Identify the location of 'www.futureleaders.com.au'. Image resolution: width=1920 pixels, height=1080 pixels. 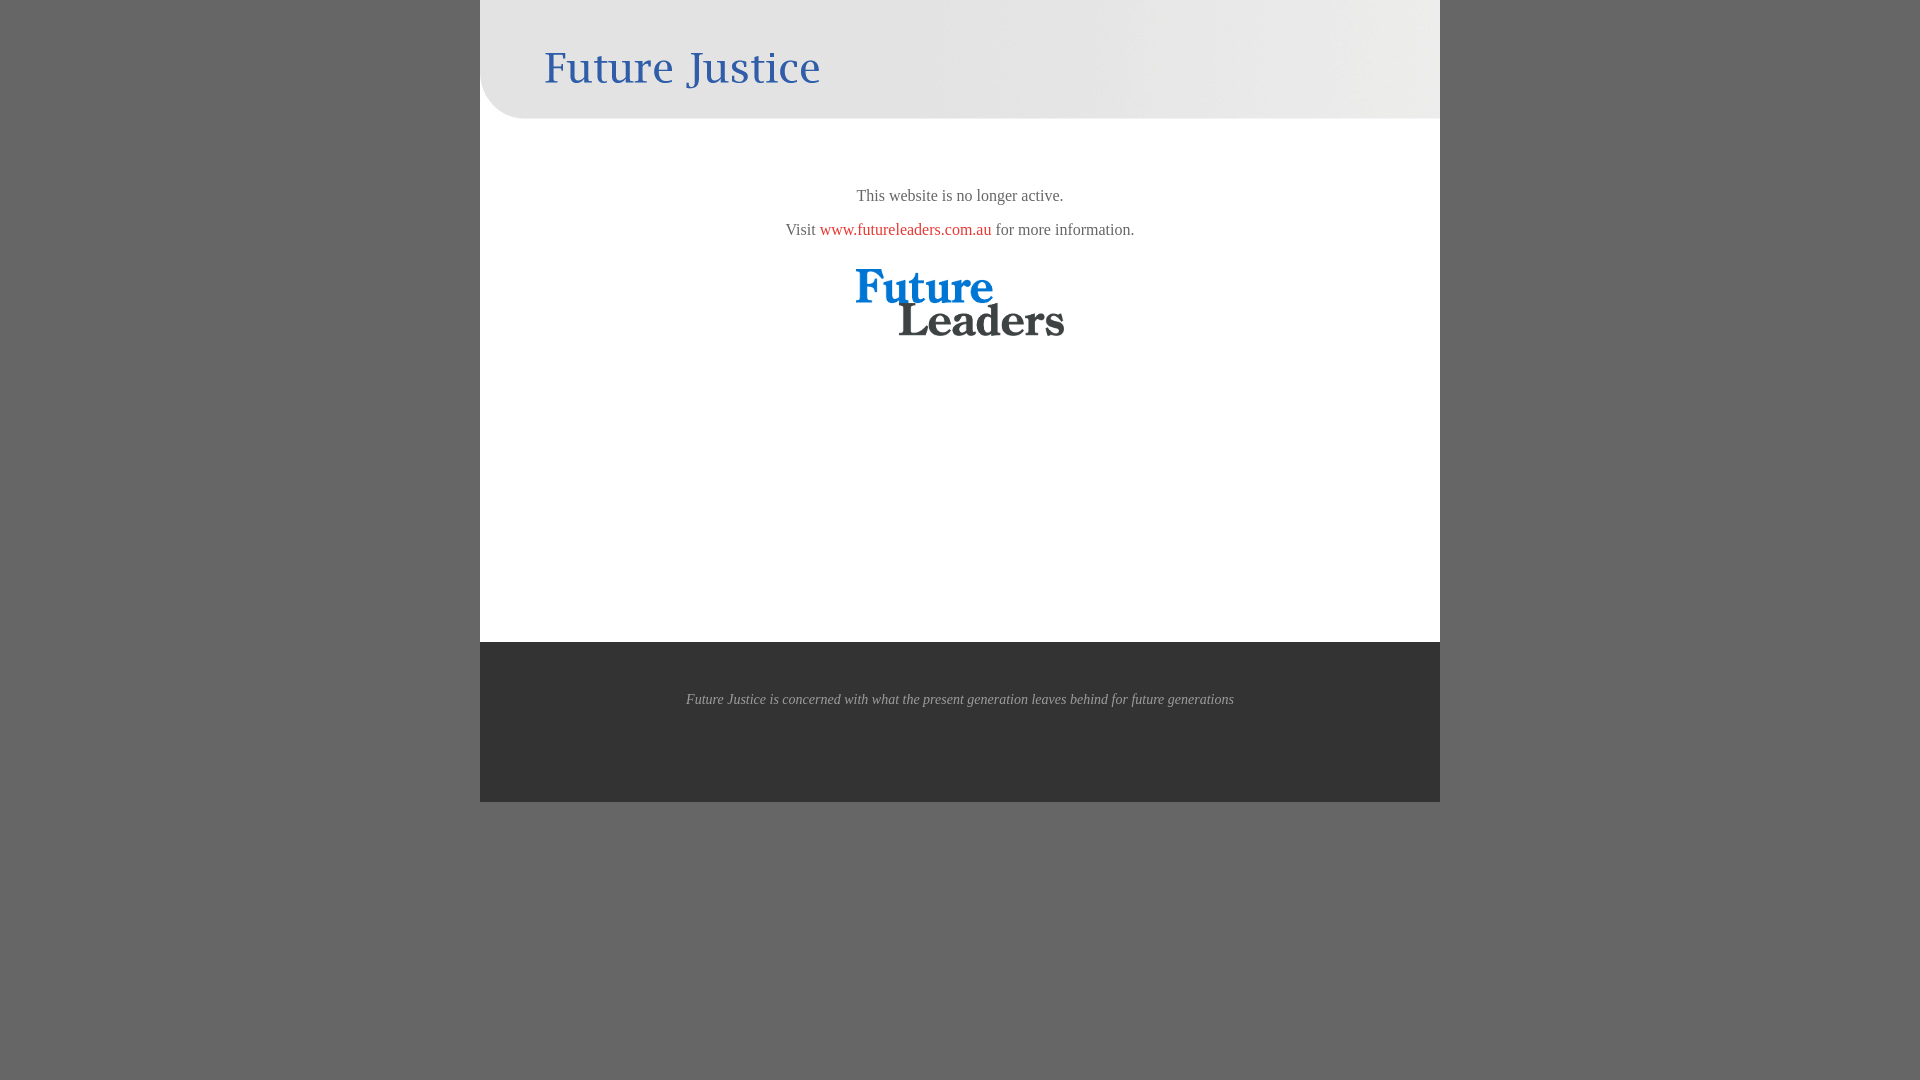
(905, 228).